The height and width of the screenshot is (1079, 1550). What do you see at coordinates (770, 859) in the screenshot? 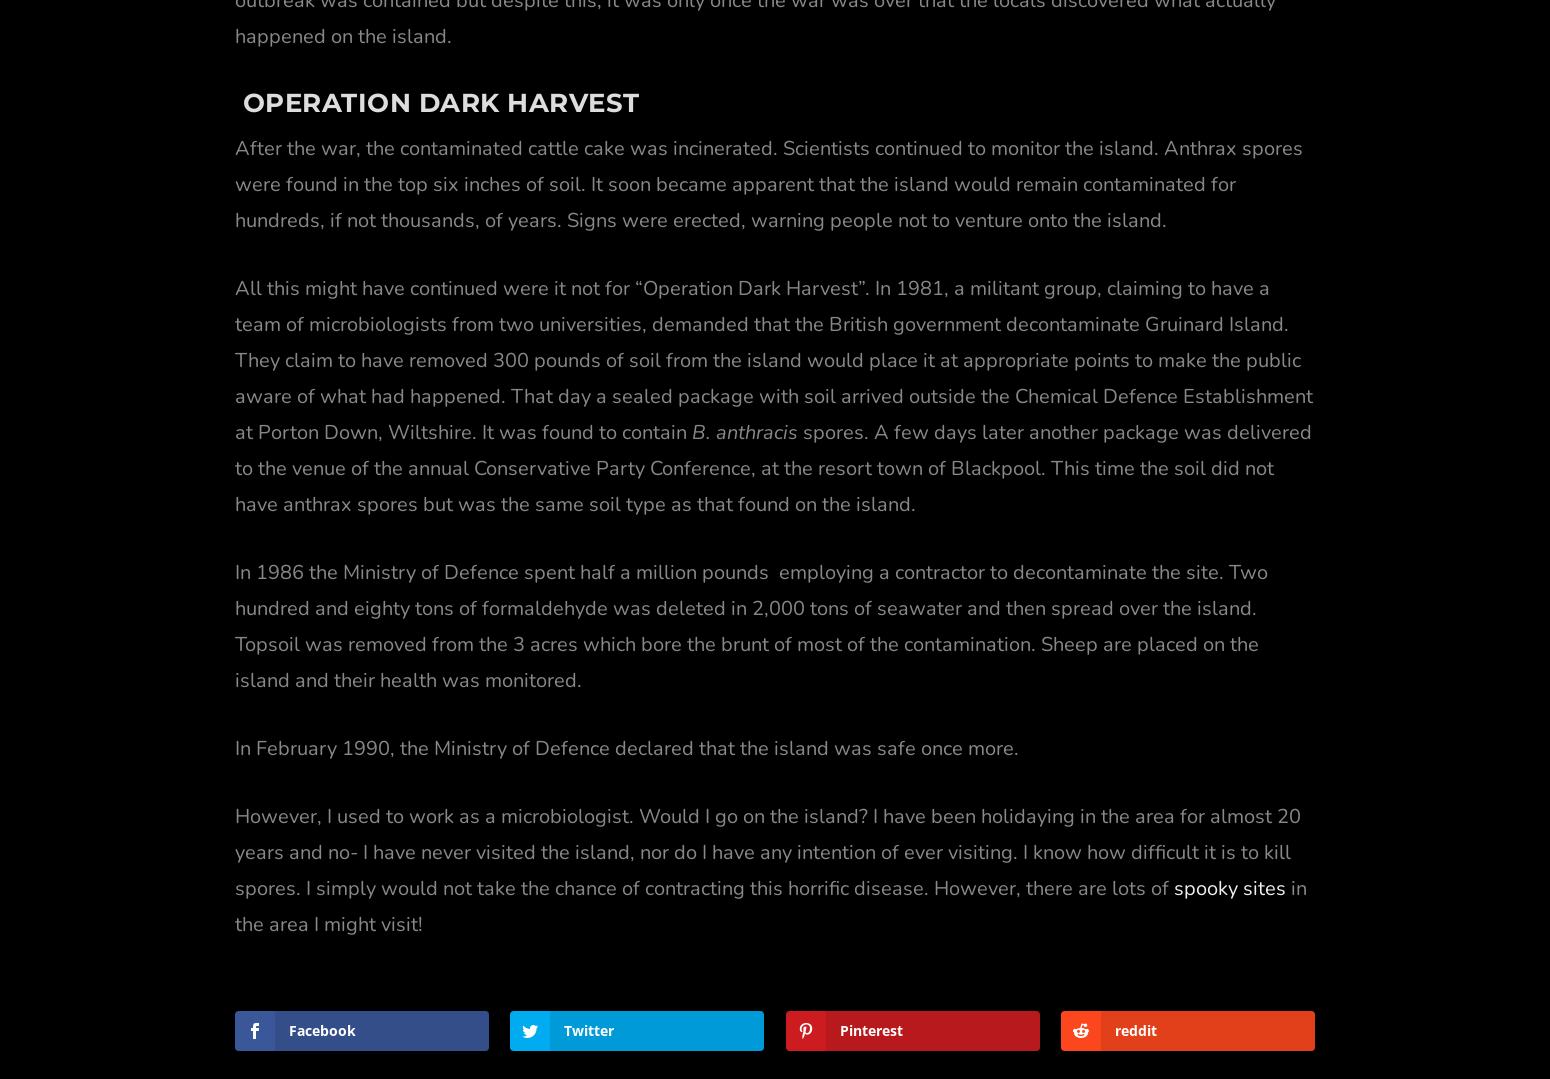
I see `'in the area I might visit!'` at bounding box center [770, 859].